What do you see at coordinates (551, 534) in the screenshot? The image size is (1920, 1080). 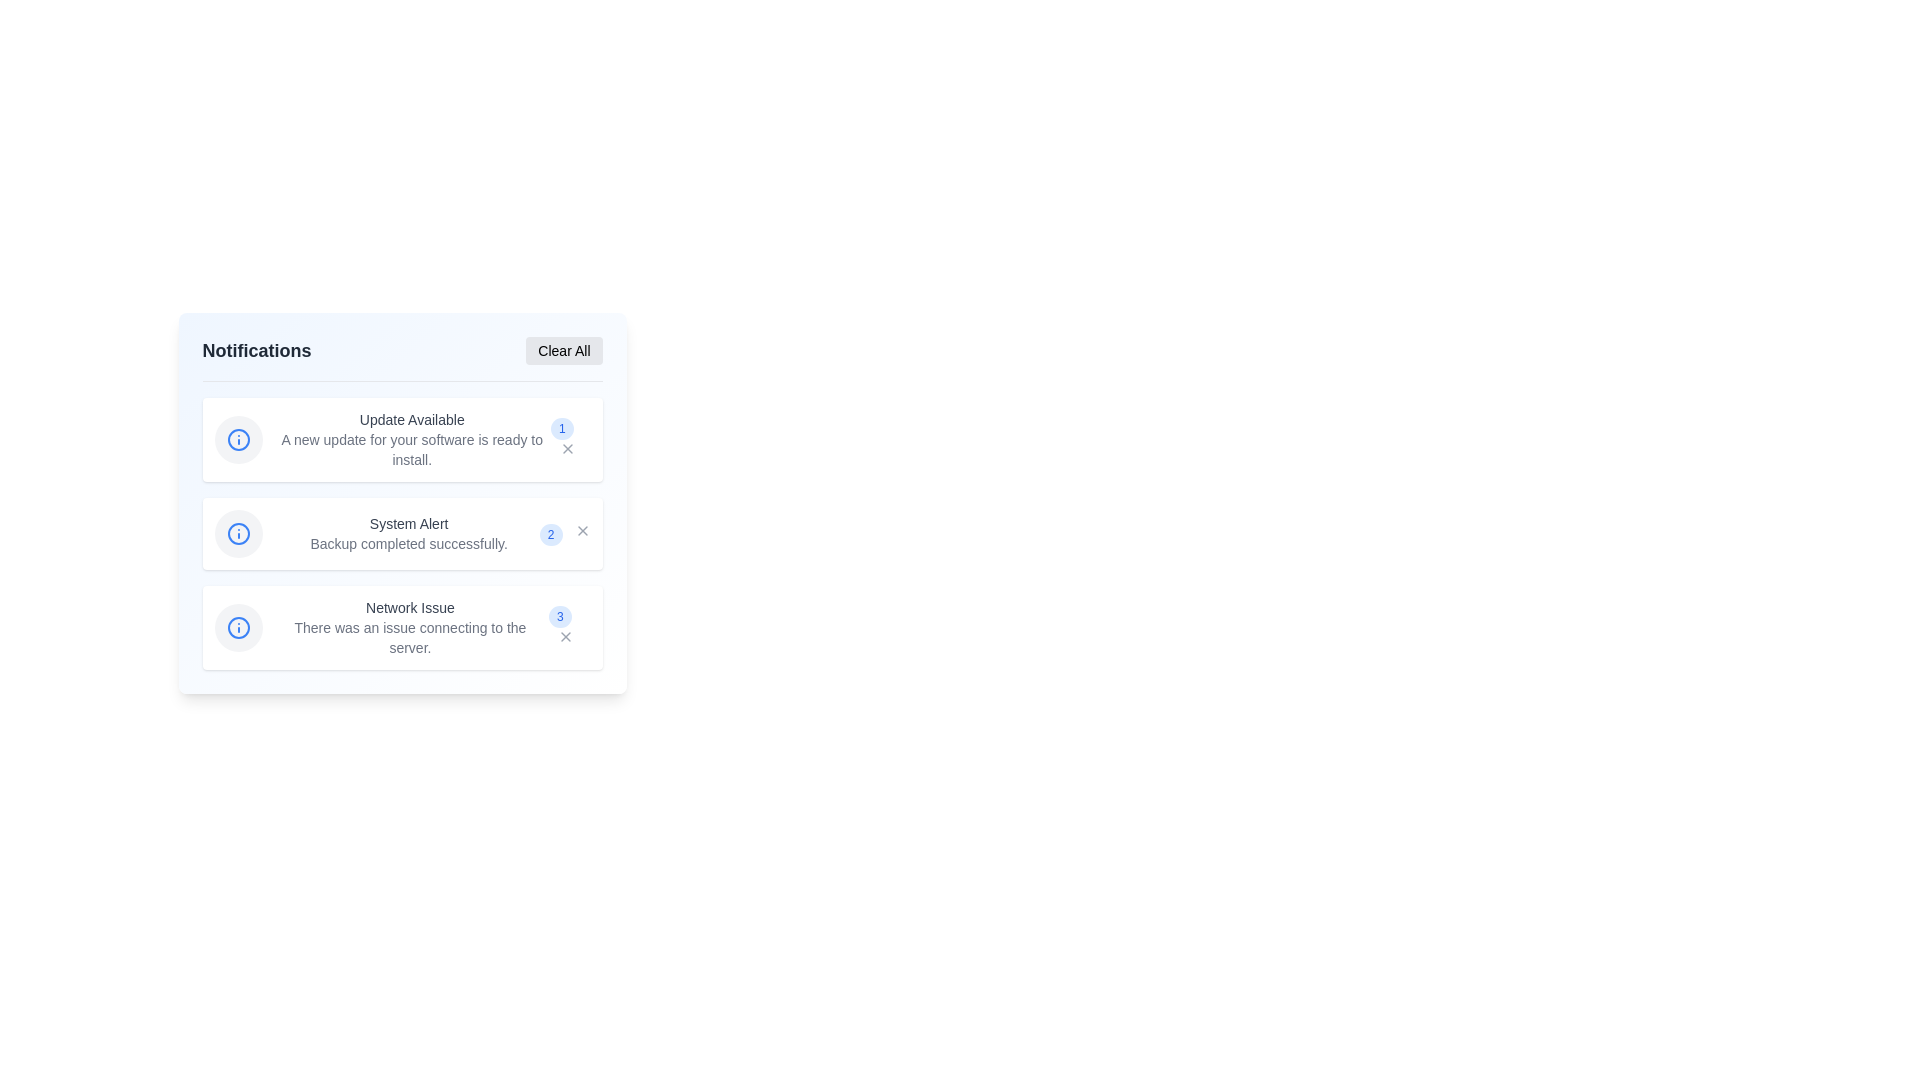 I see `the small, rounded rectangular badge with a light blue background and the number '2' next to the 'System Alert: Backup completed successfully.' label` at bounding box center [551, 534].